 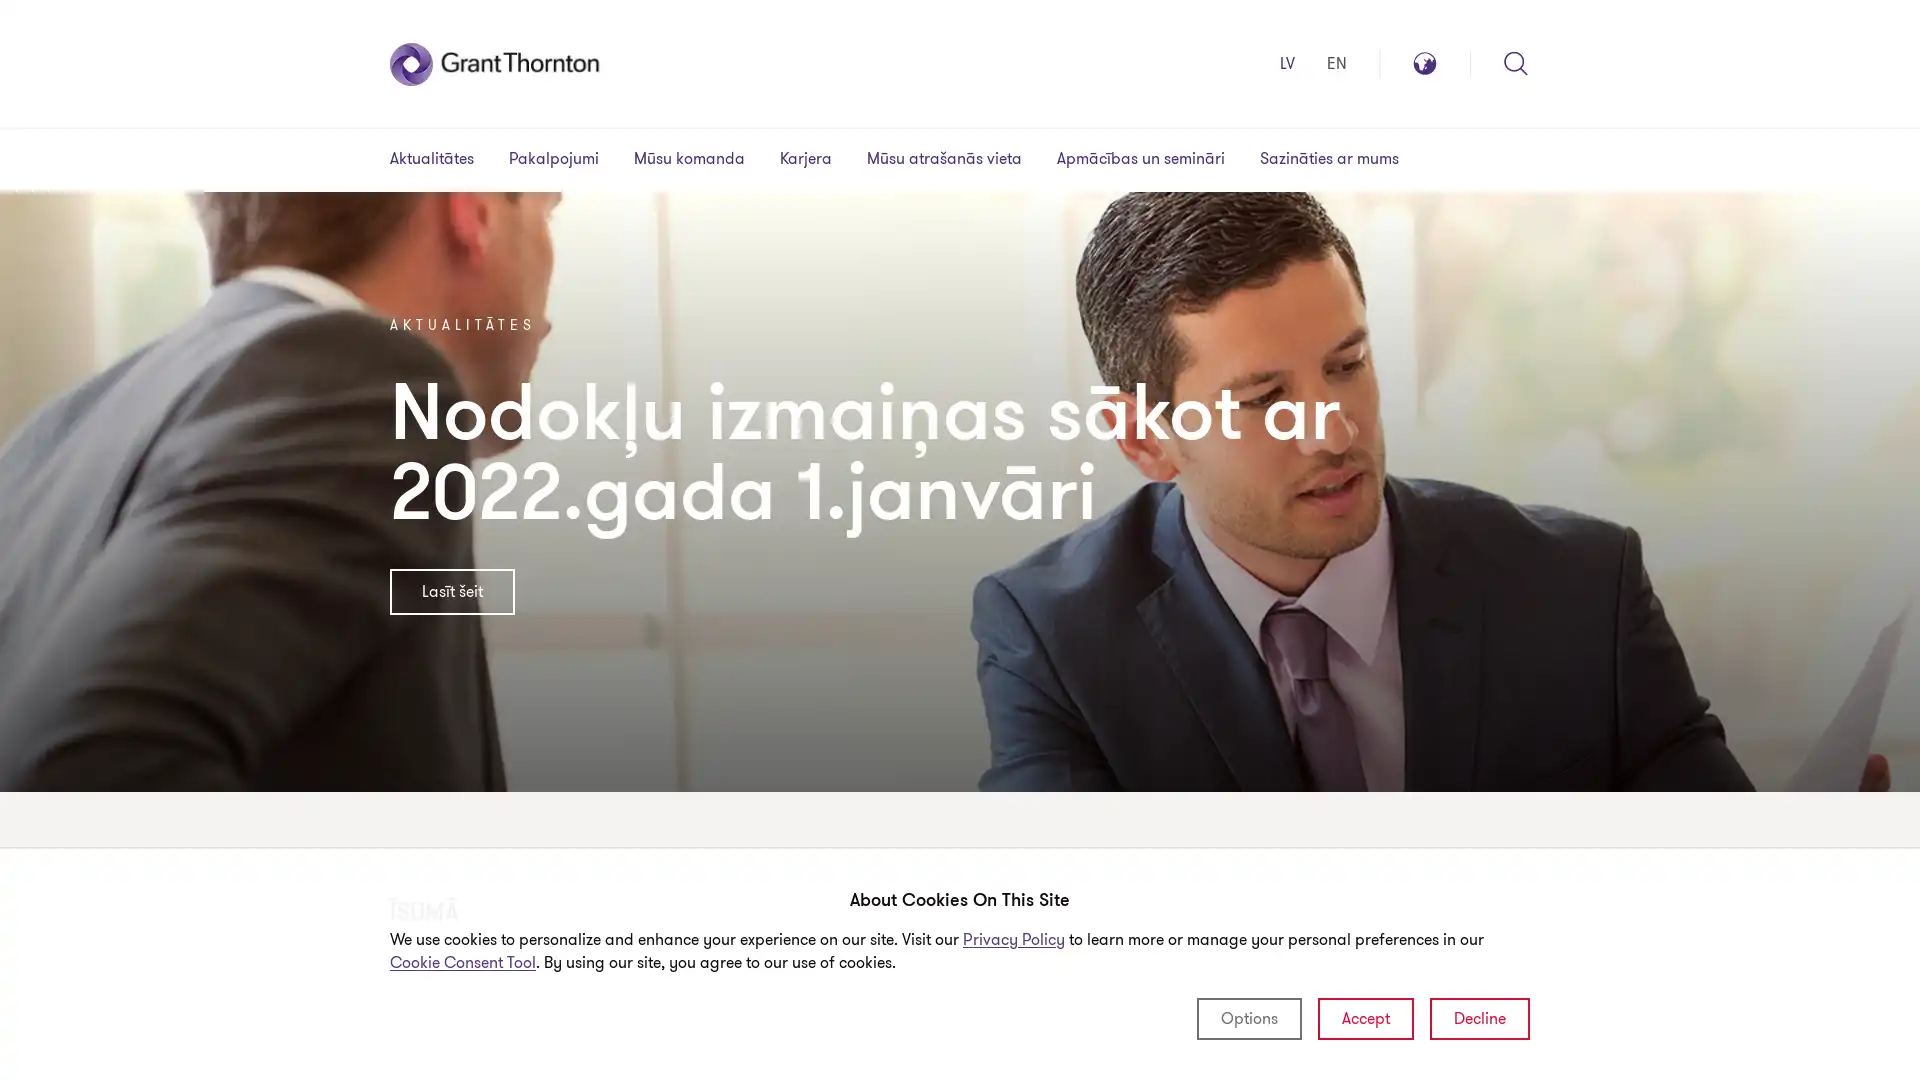 What do you see at coordinates (1248, 1018) in the screenshot?
I see `Options` at bounding box center [1248, 1018].